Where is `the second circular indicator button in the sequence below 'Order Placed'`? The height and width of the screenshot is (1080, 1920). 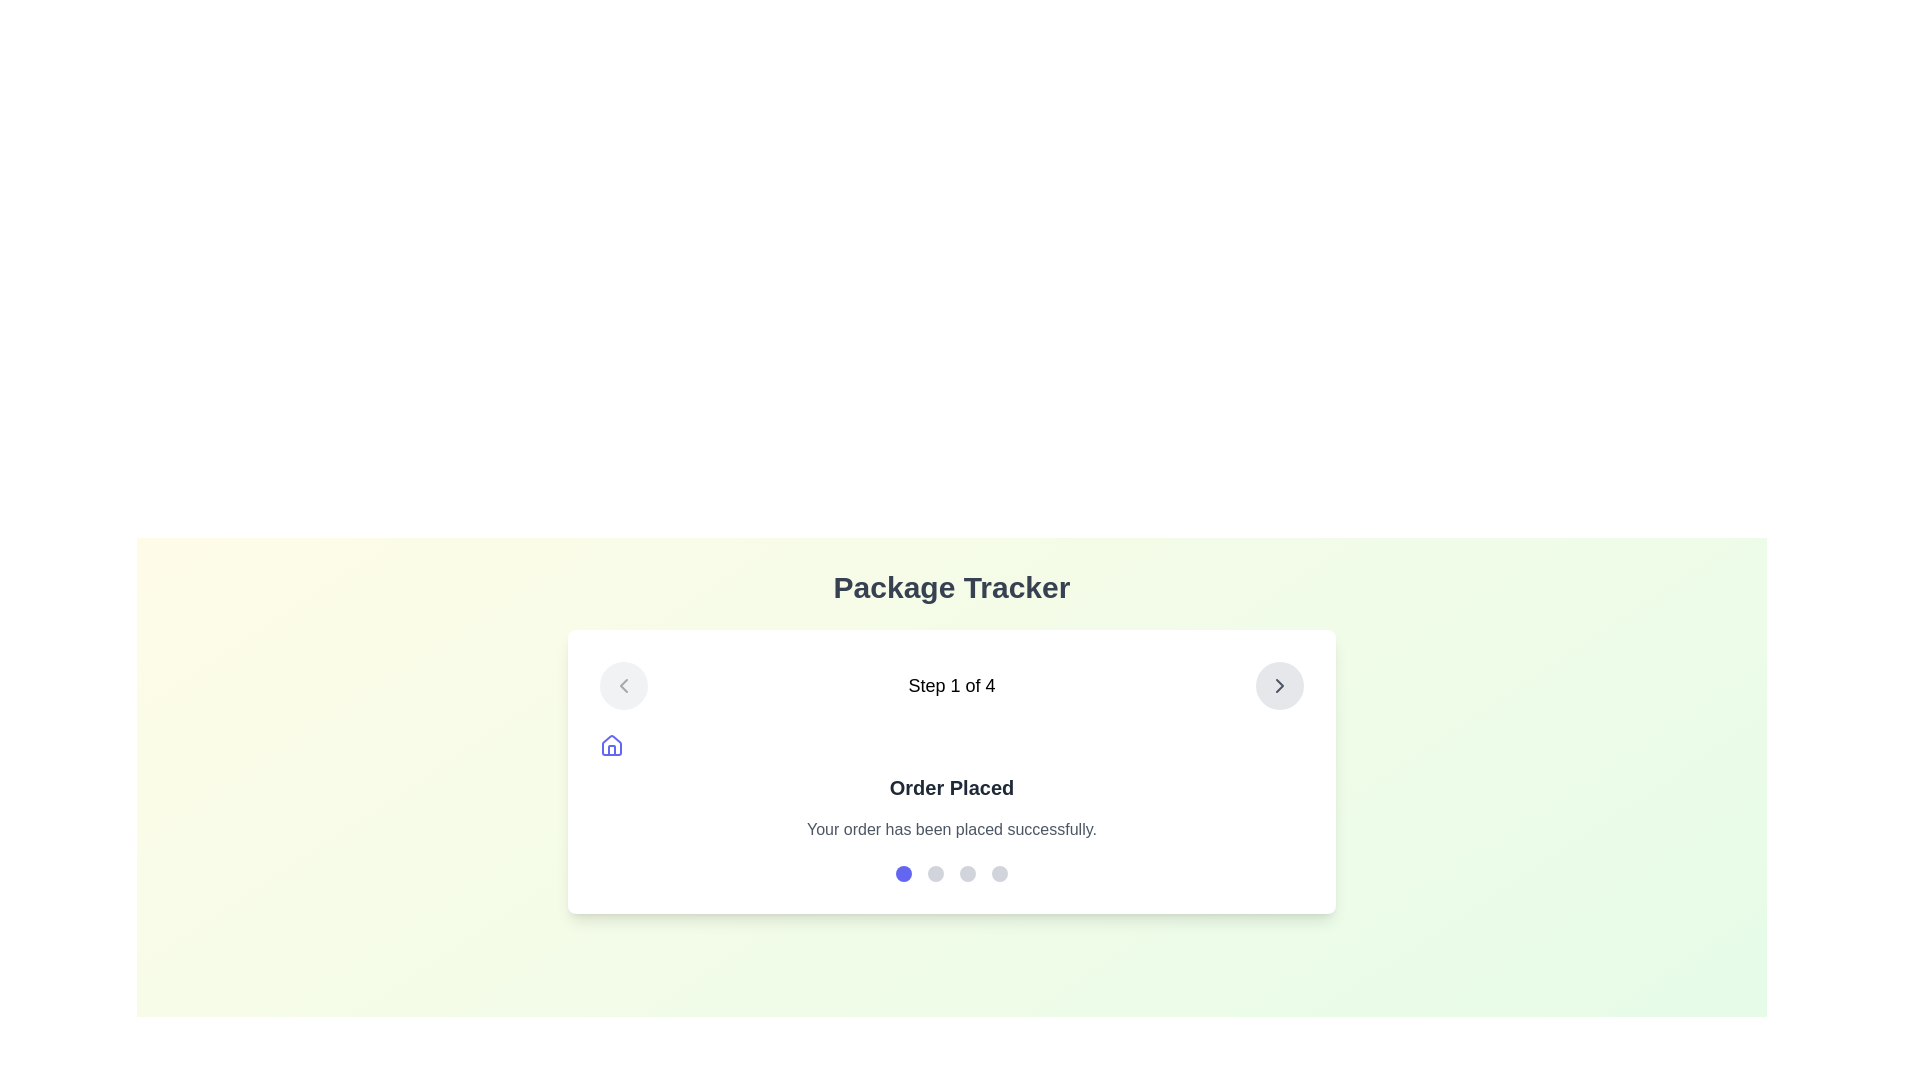
the second circular indicator button in the sequence below 'Order Placed' is located at coordinates (935, 873).